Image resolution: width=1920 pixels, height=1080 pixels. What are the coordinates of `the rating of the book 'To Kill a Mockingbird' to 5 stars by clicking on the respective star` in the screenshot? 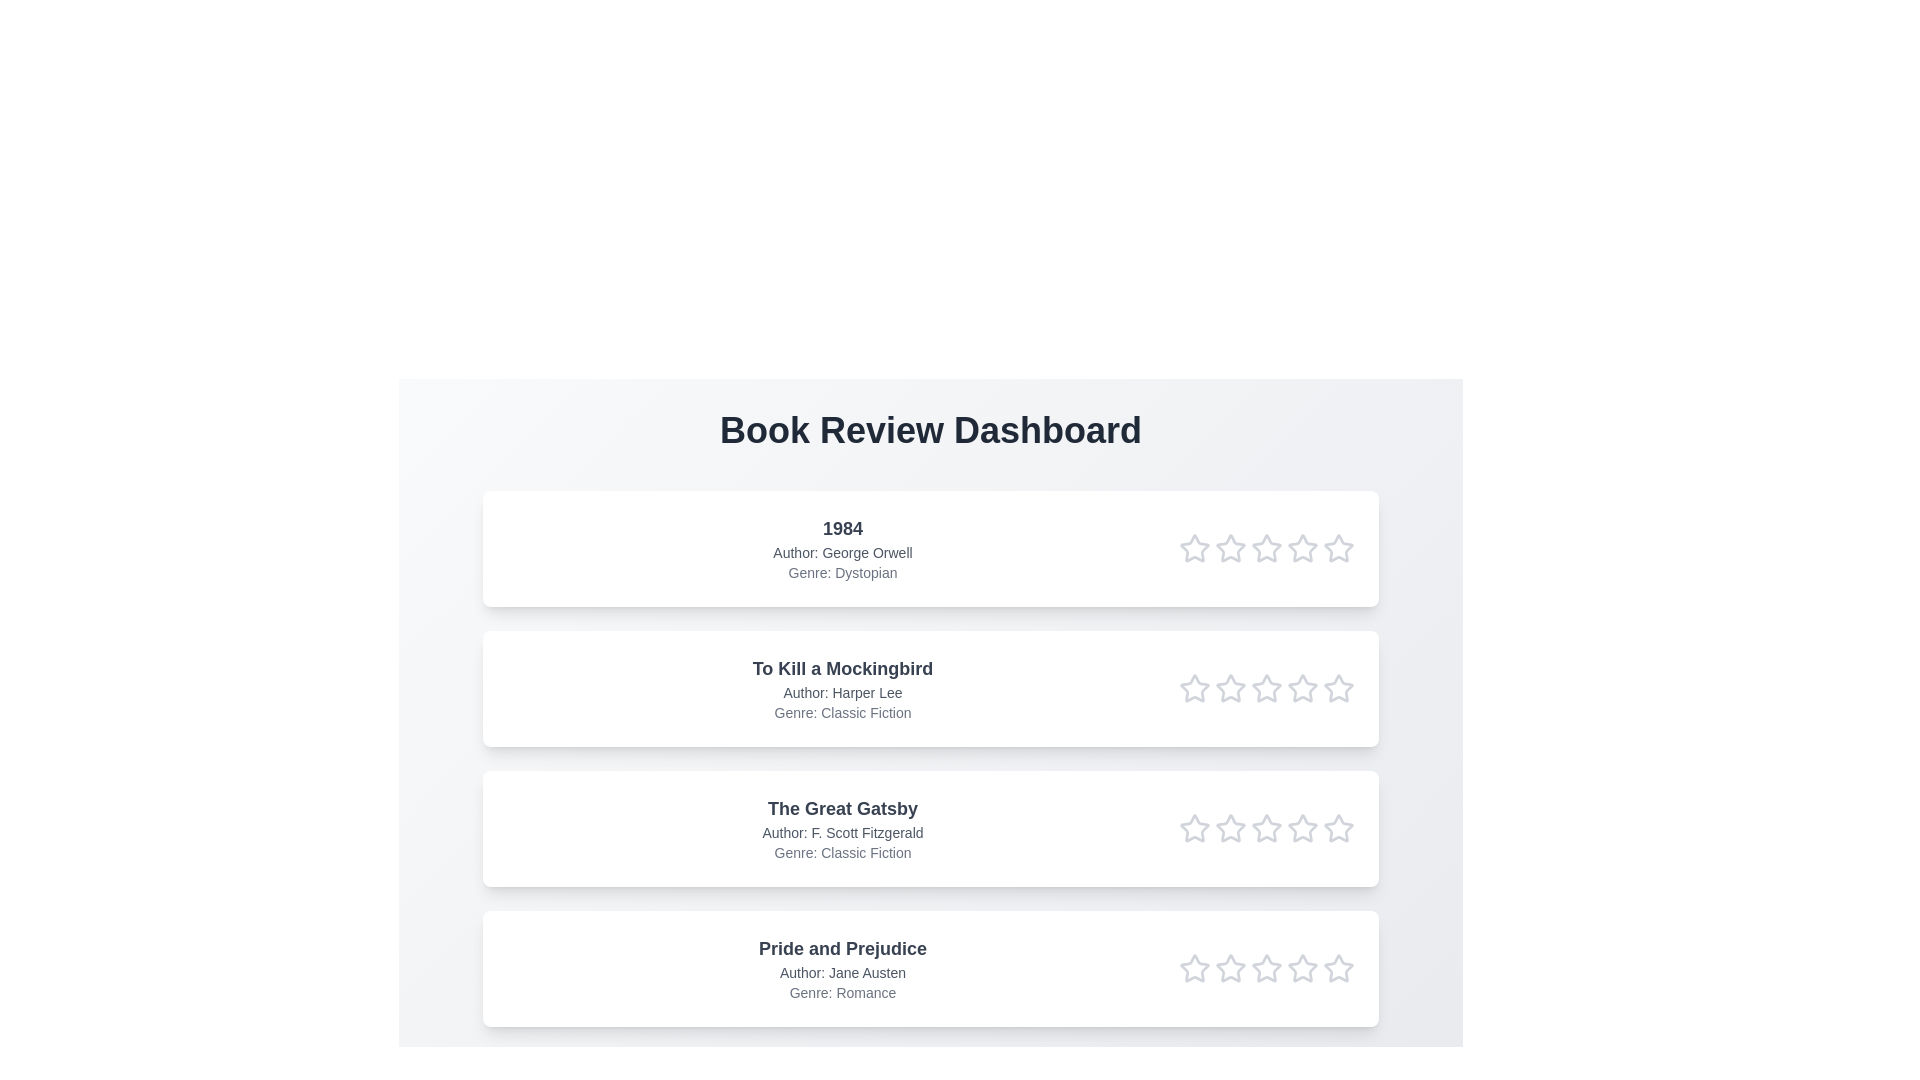 It's located at (1339, 688).